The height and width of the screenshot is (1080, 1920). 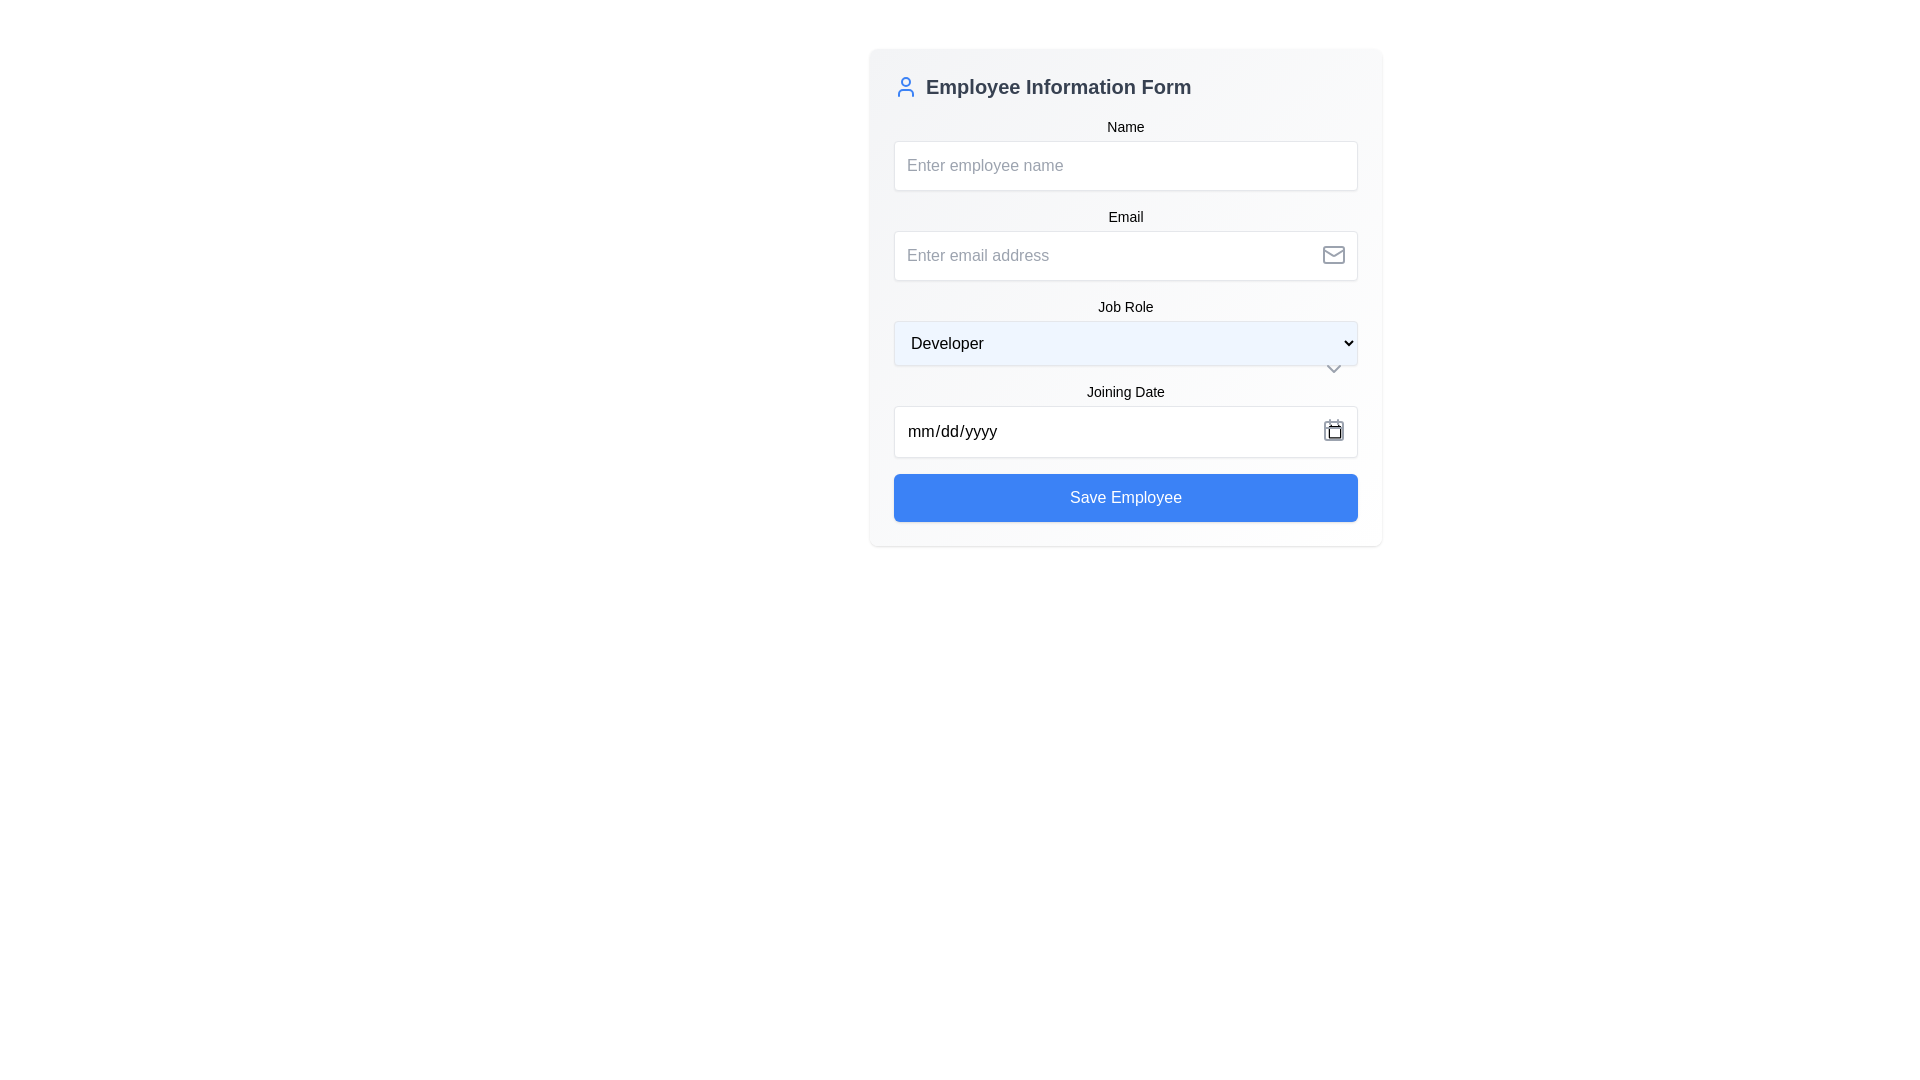 I want to click on the header text label with an accompanying icon at the top of the form that indicates the purpose of the employee information input form, so click(x=1126, y=86).